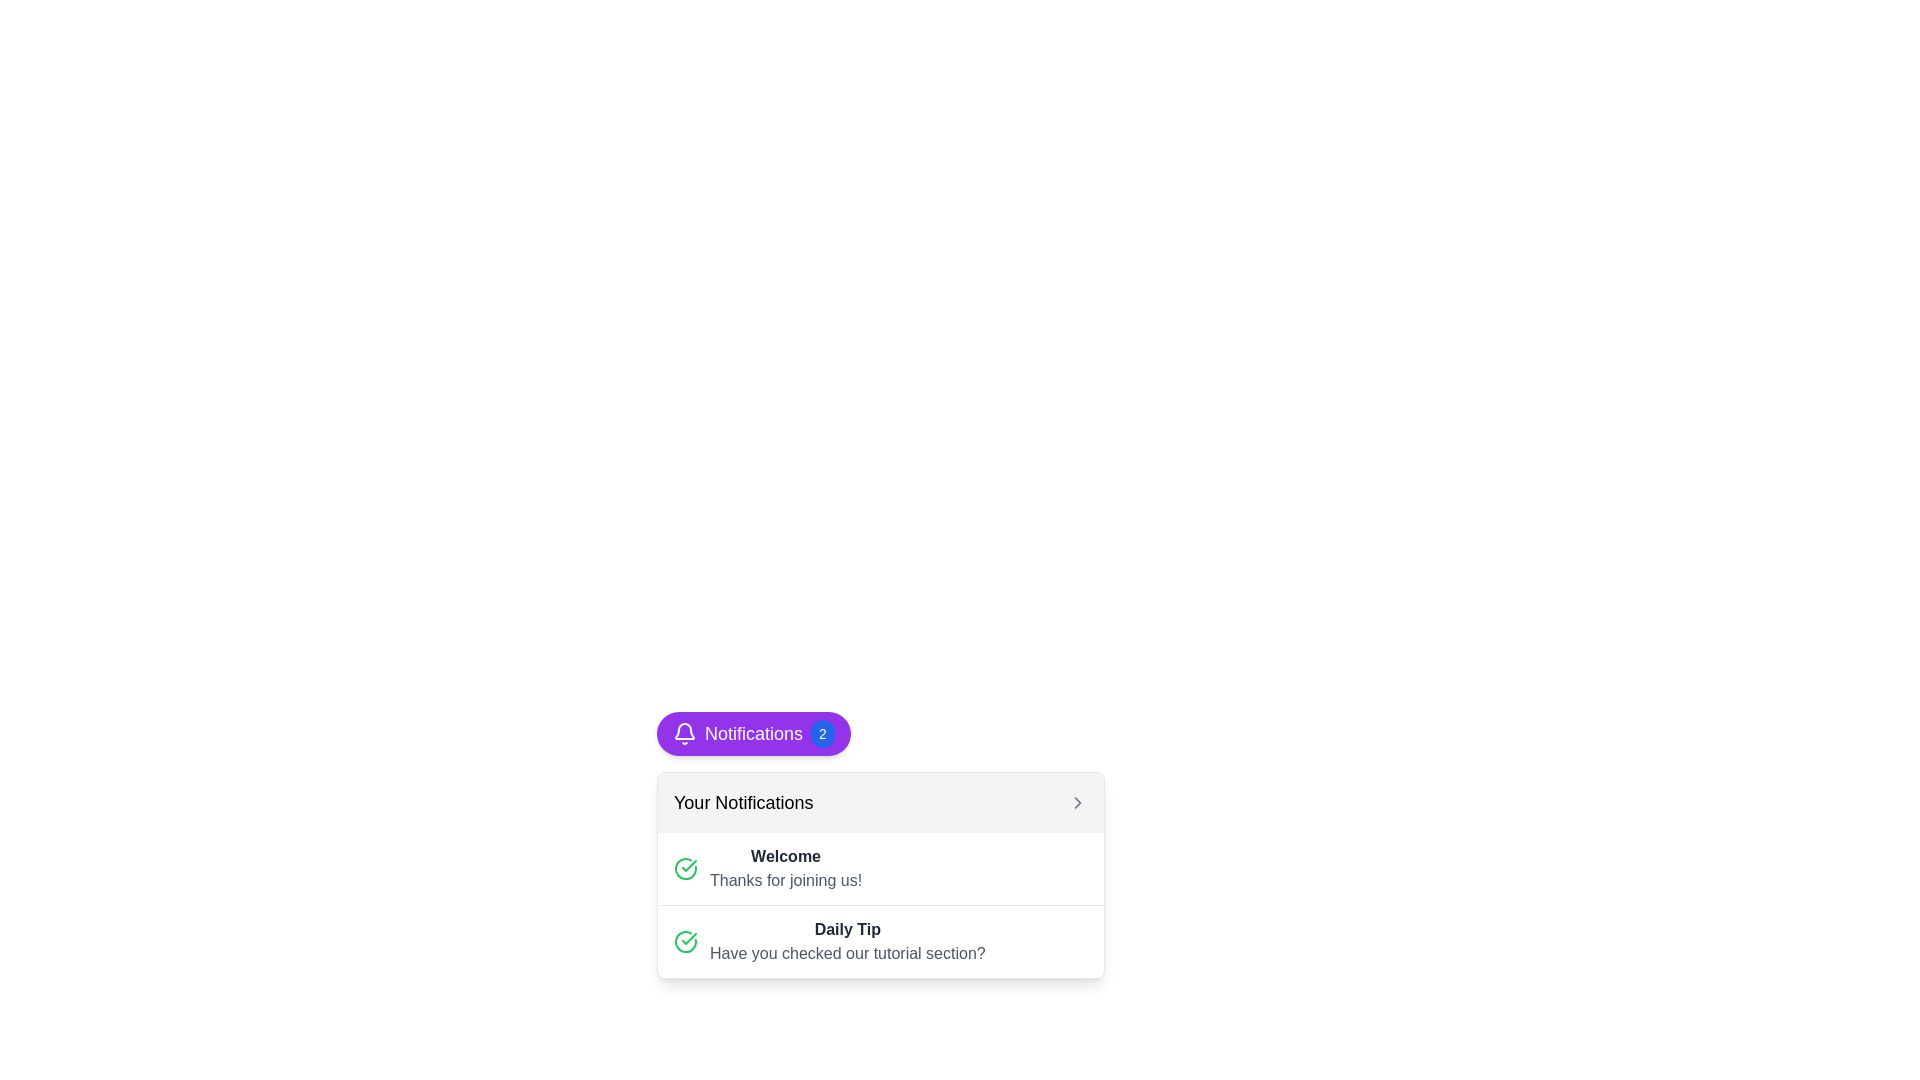 Image resolution: width=1920 pixels, height=1080 pixels. What do you see at coordinates (880, 867) in the screenshot?
I see `the first notification item in the 'Your Notifications' list` at bounding box center [880, 867].